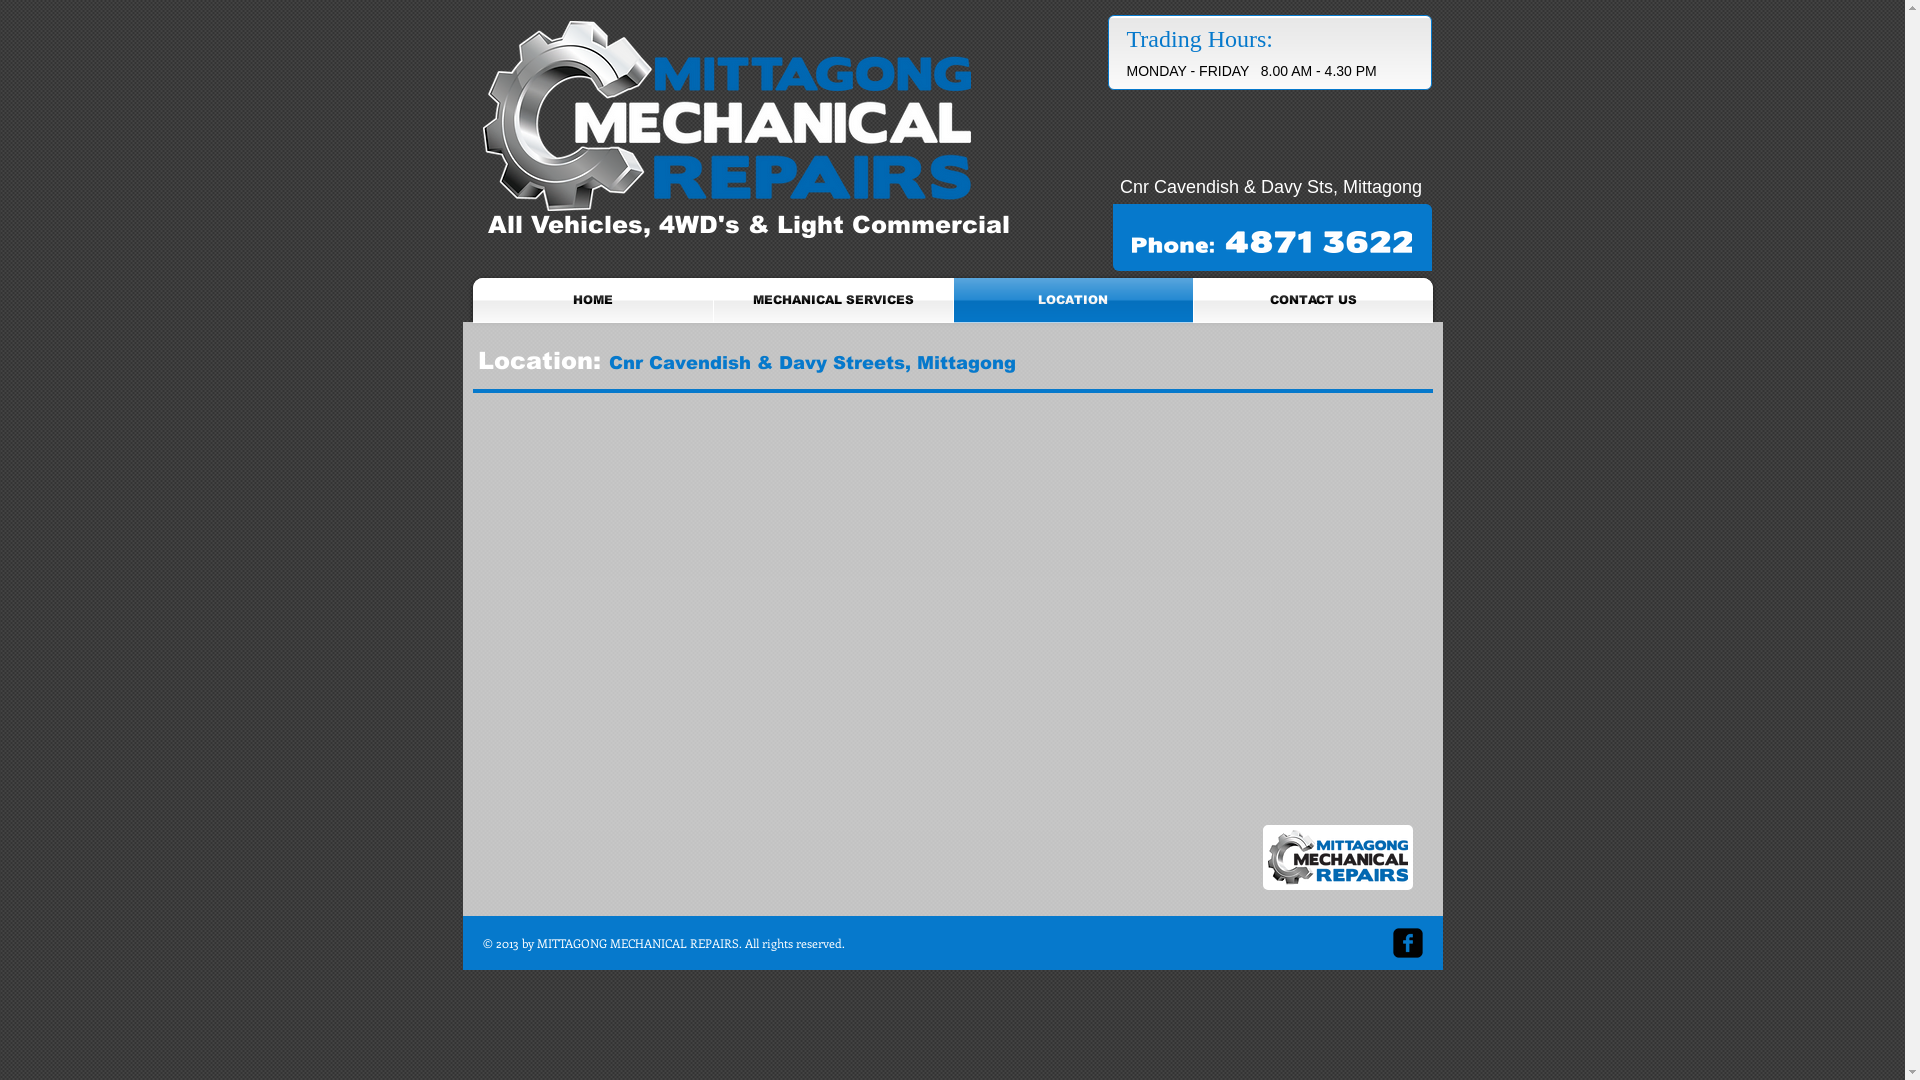  I want to click on 'LOCATION', so click(1072, 300).